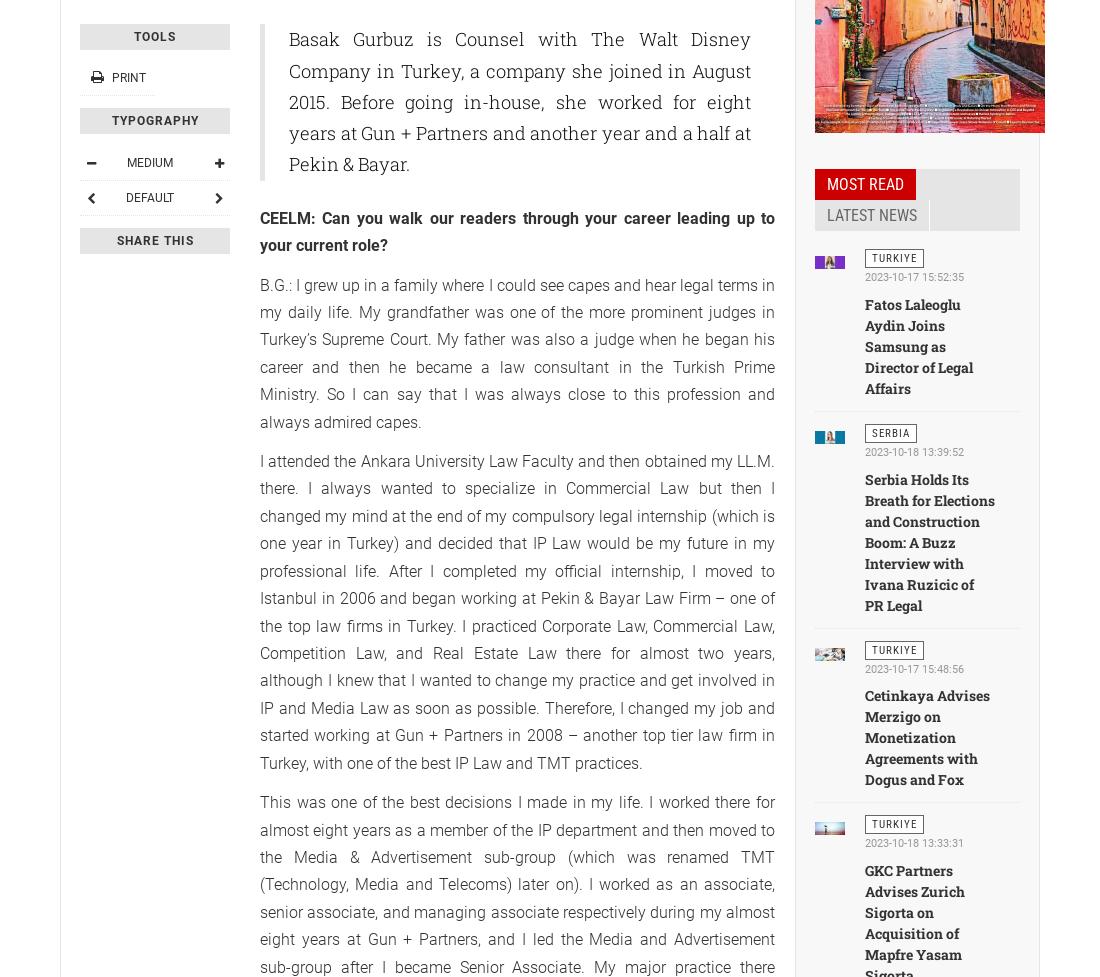 This screenshot has width=1100, height=977. What do you see at coordinates (129, 77) in the screenshot?
I see `'Print'` at bounding box center [129, 77].